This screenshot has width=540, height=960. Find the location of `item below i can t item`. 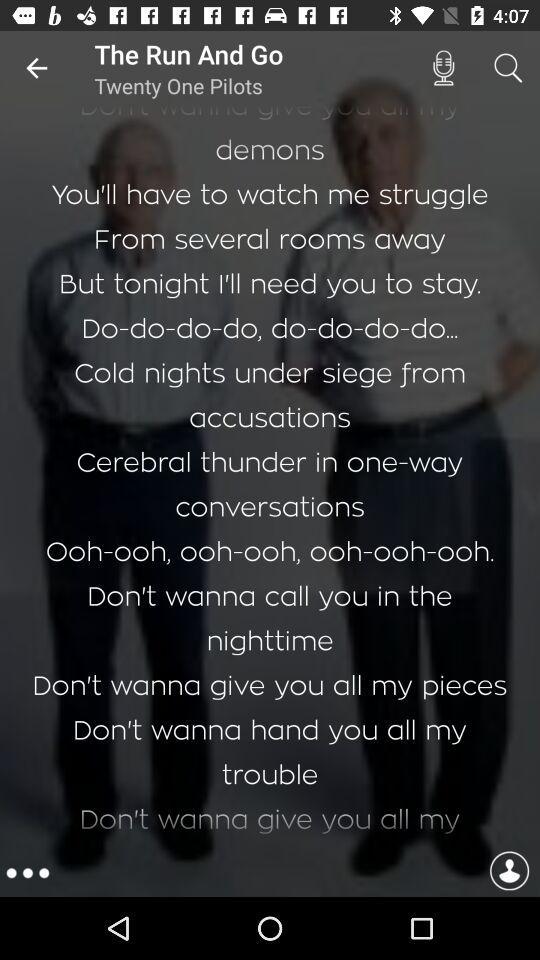

item below i can t item is located at coordinates (509, 872).